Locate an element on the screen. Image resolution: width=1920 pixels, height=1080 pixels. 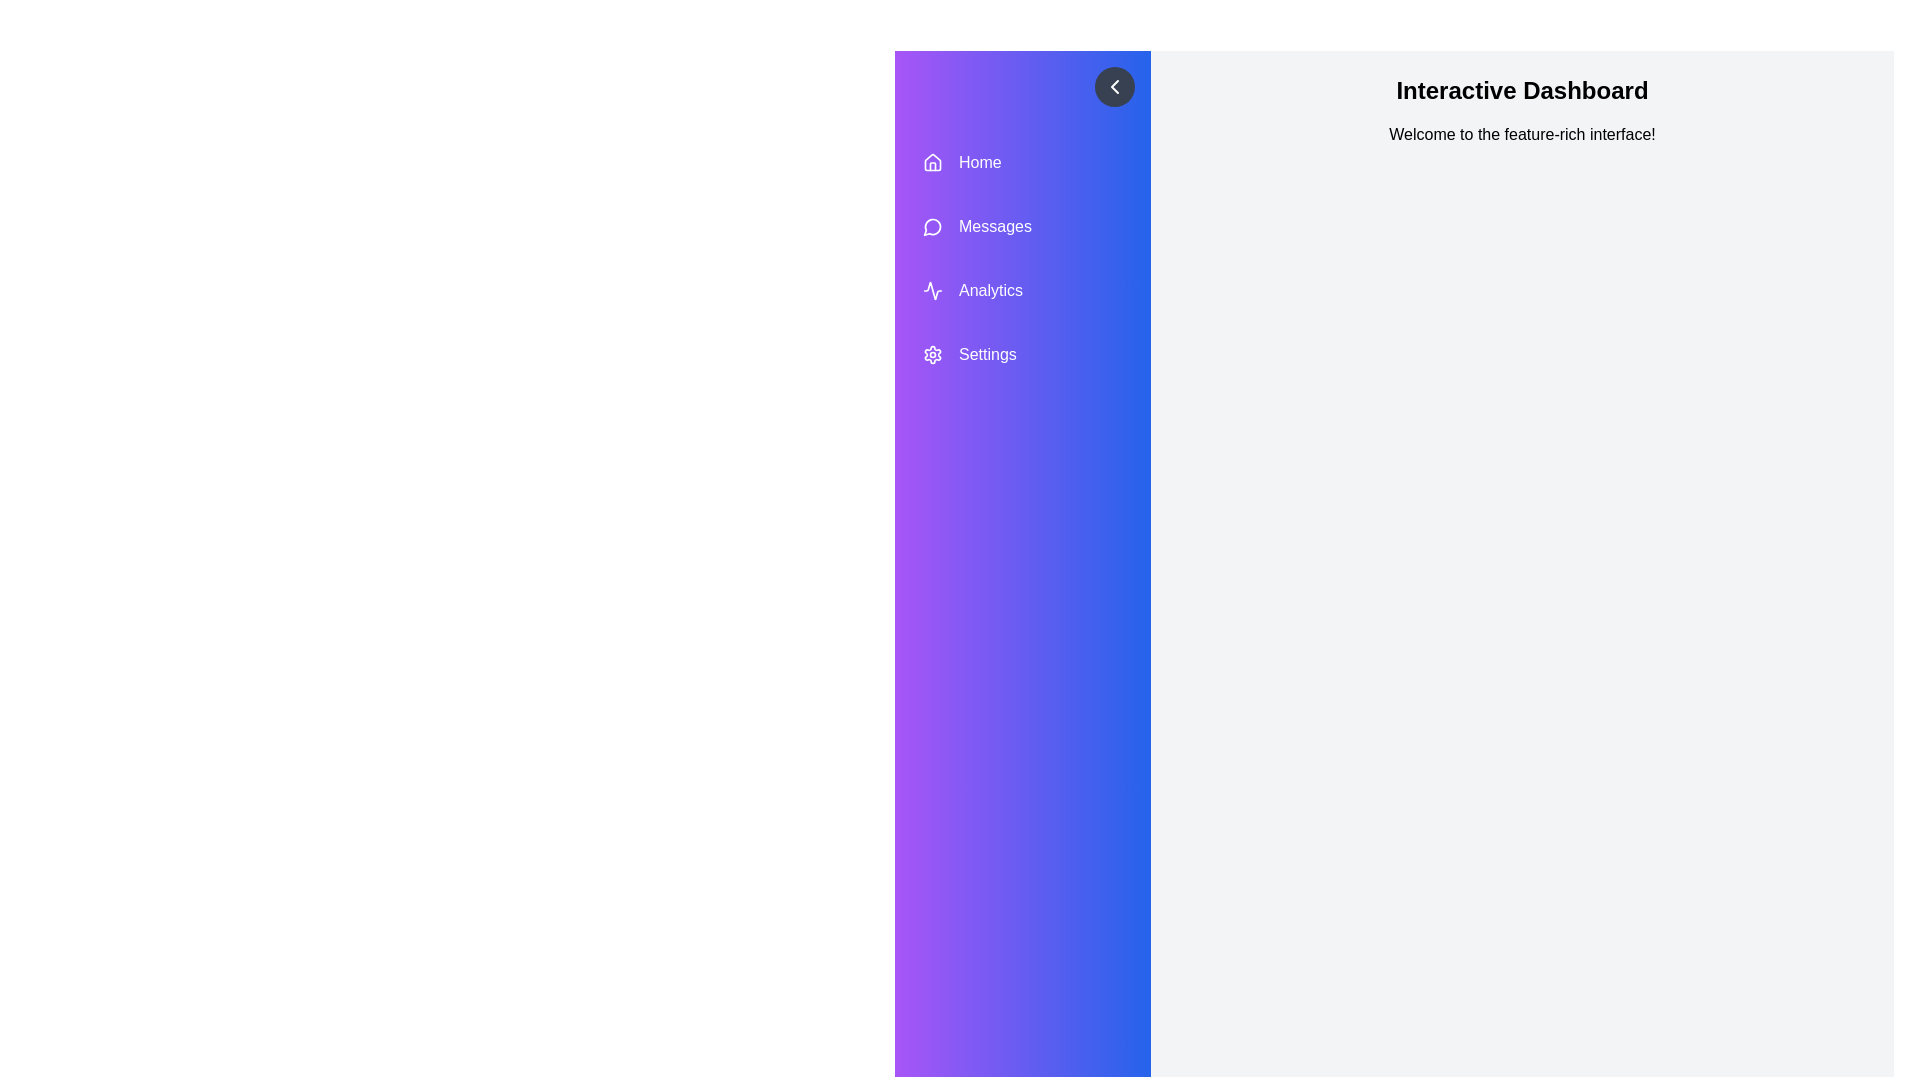
the button with the chevron icon to toggle the drawer open or closed is located at coordinates (1113, 86).